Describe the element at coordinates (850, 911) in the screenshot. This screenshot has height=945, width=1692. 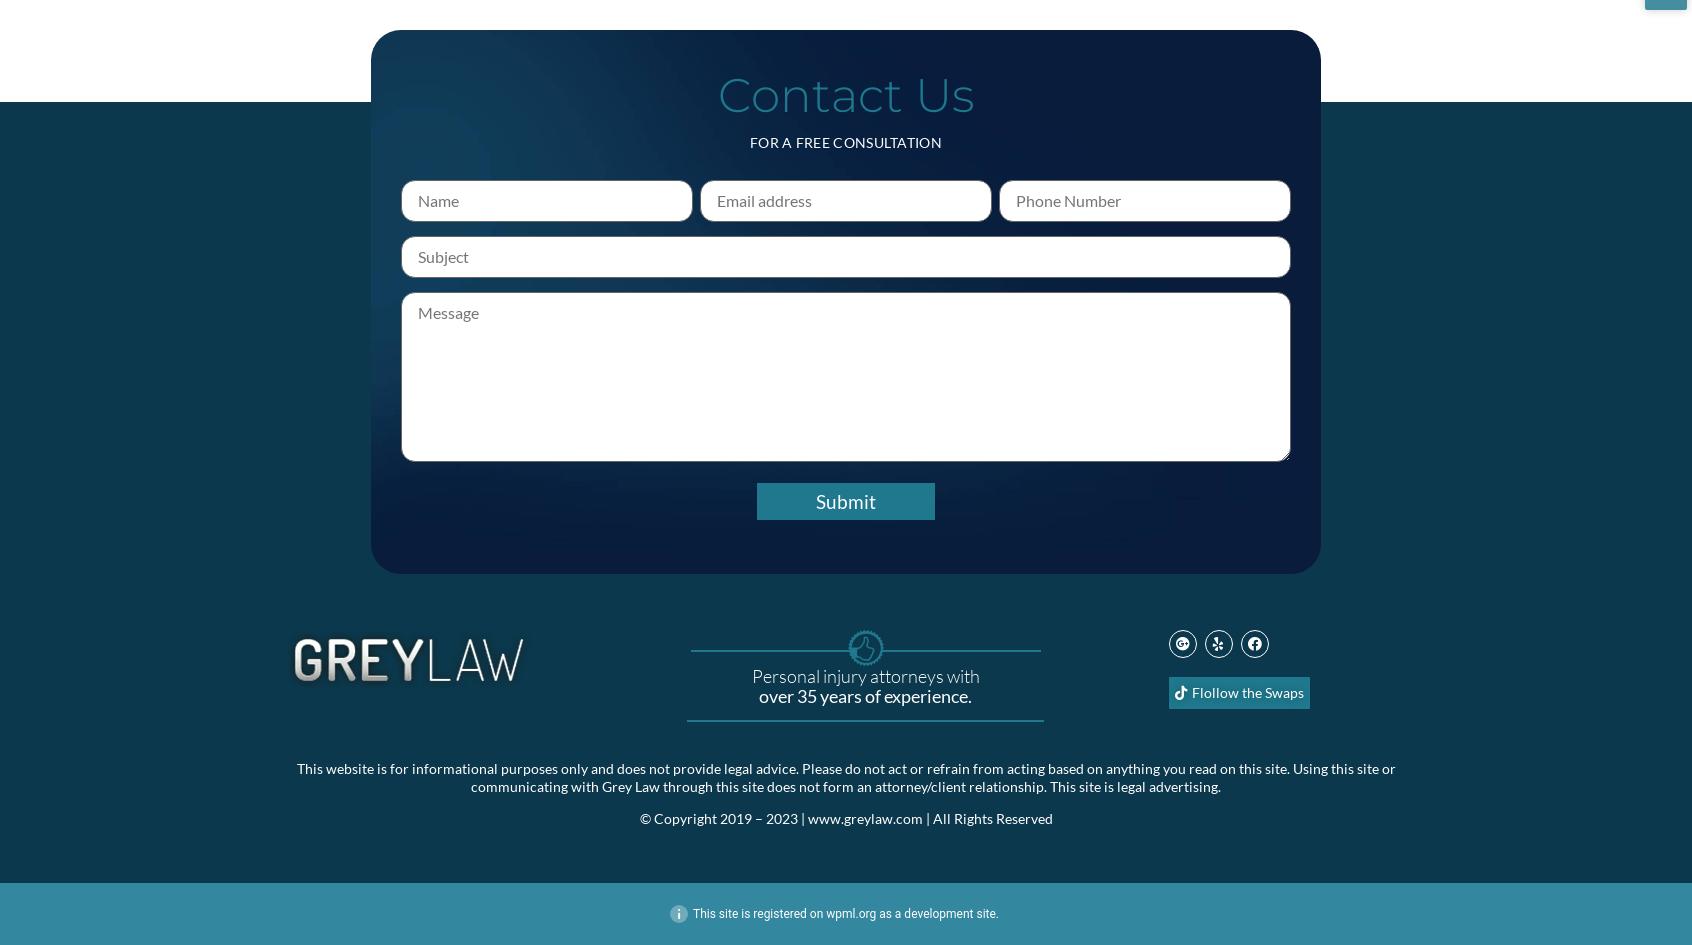
I see `'wpml.org'` at that location.